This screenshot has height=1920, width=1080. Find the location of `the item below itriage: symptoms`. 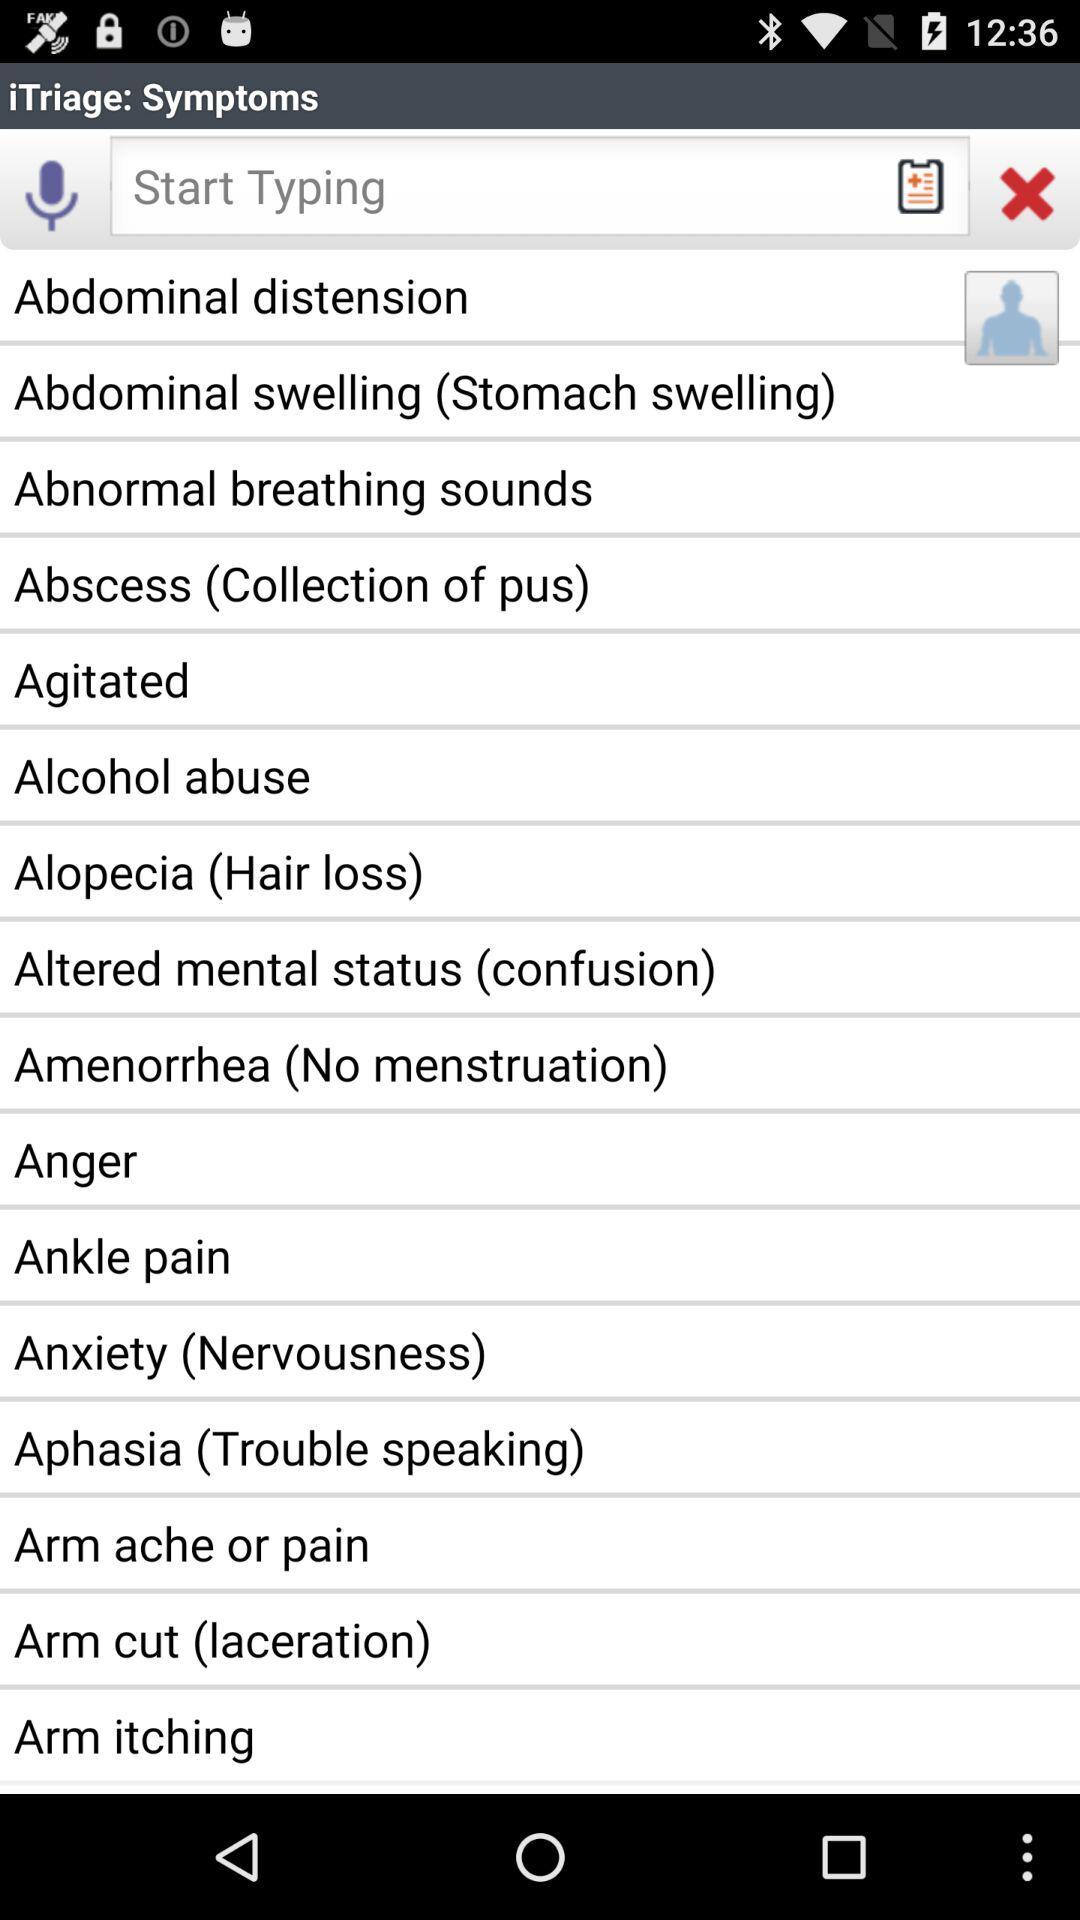

the item below itriage: symptoms is located at coordinates (51, 192).